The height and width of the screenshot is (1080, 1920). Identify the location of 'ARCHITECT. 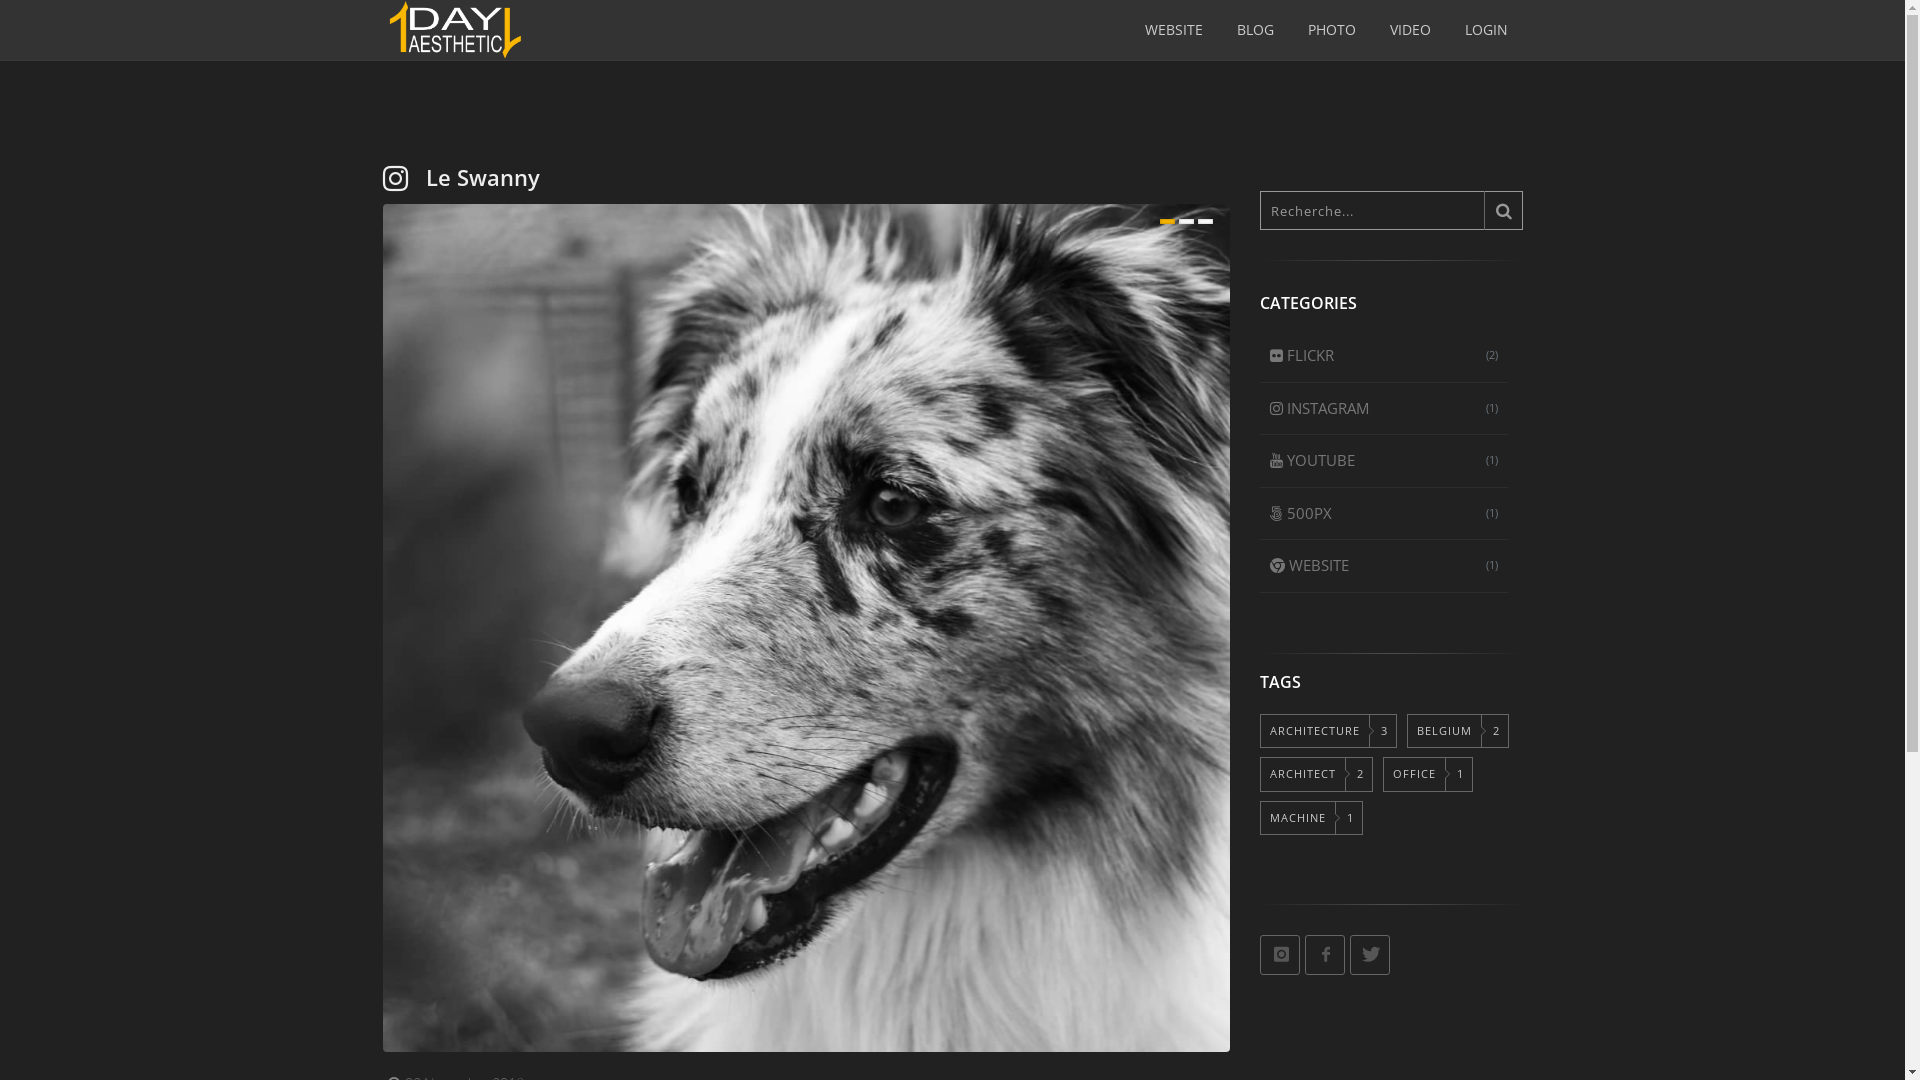
(1316, 773).